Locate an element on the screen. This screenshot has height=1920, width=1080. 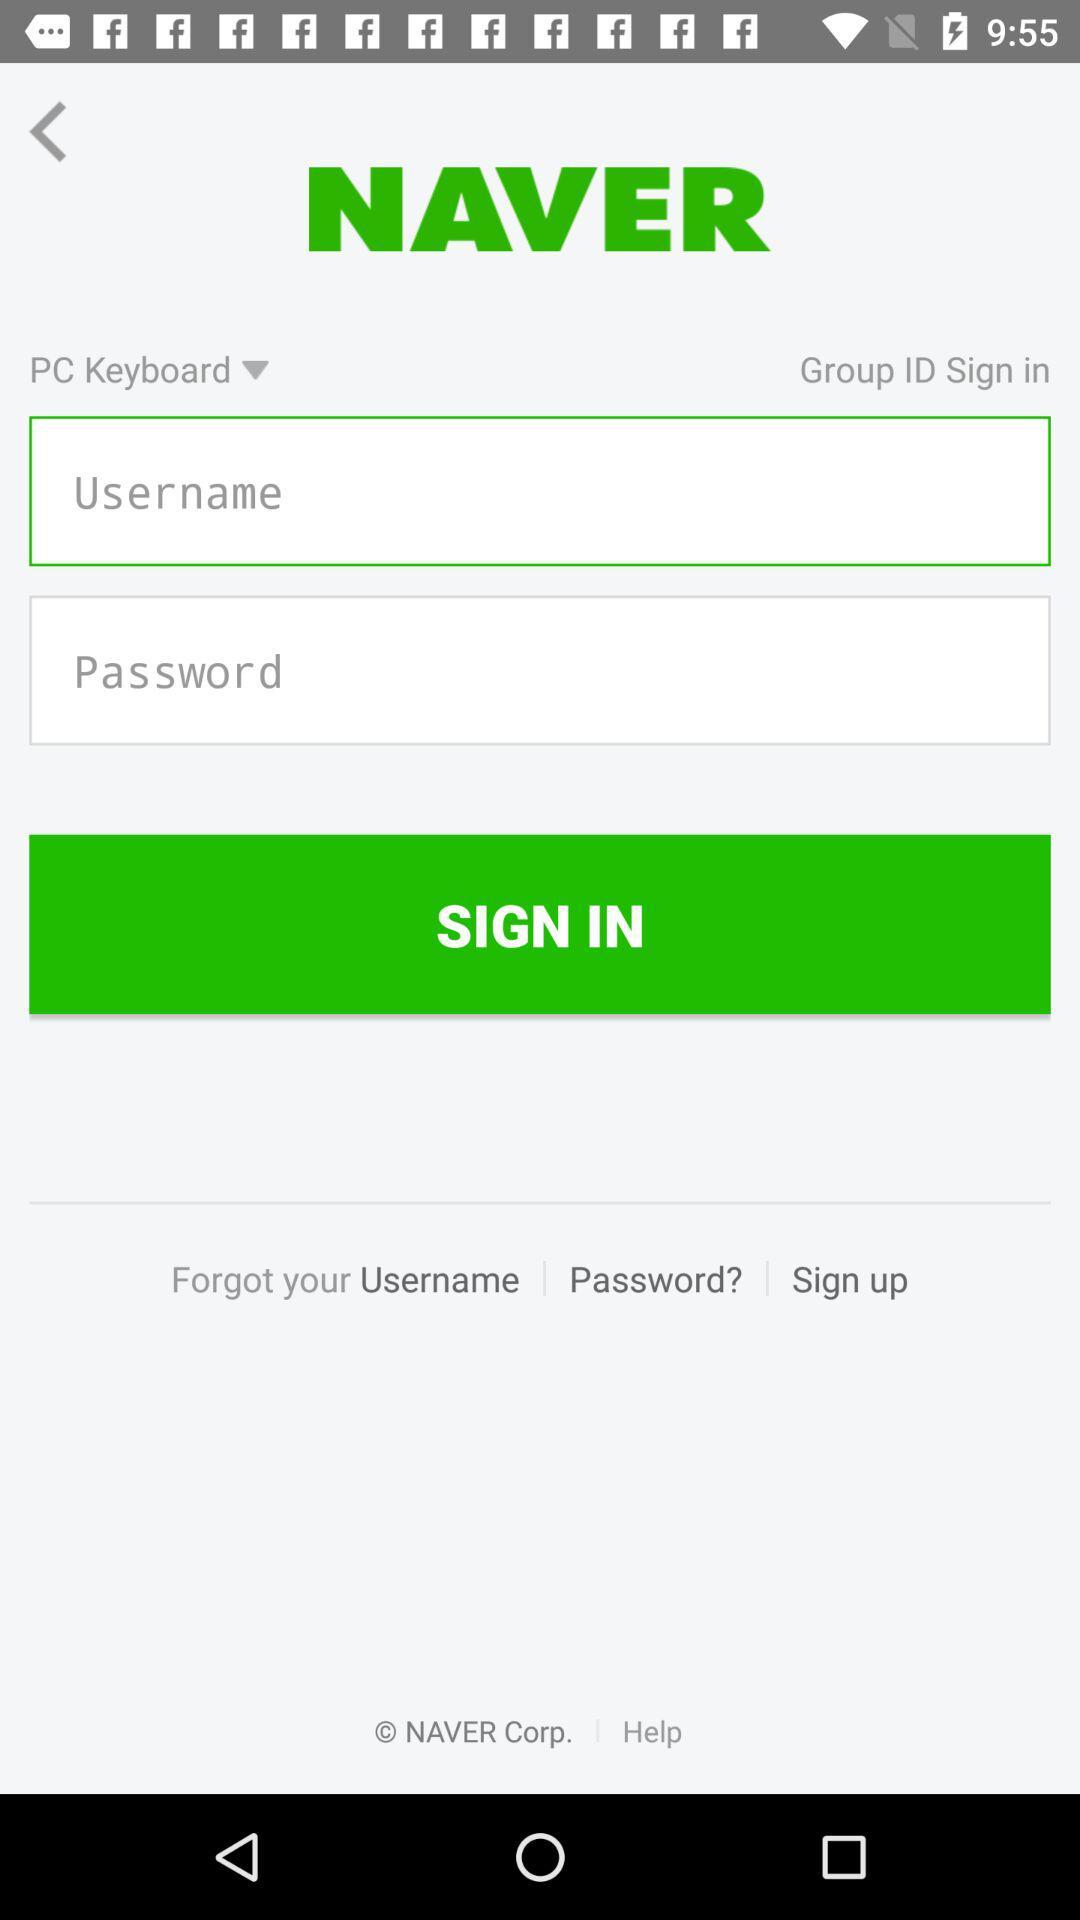
sign up is located at coordinates (838, 1300).